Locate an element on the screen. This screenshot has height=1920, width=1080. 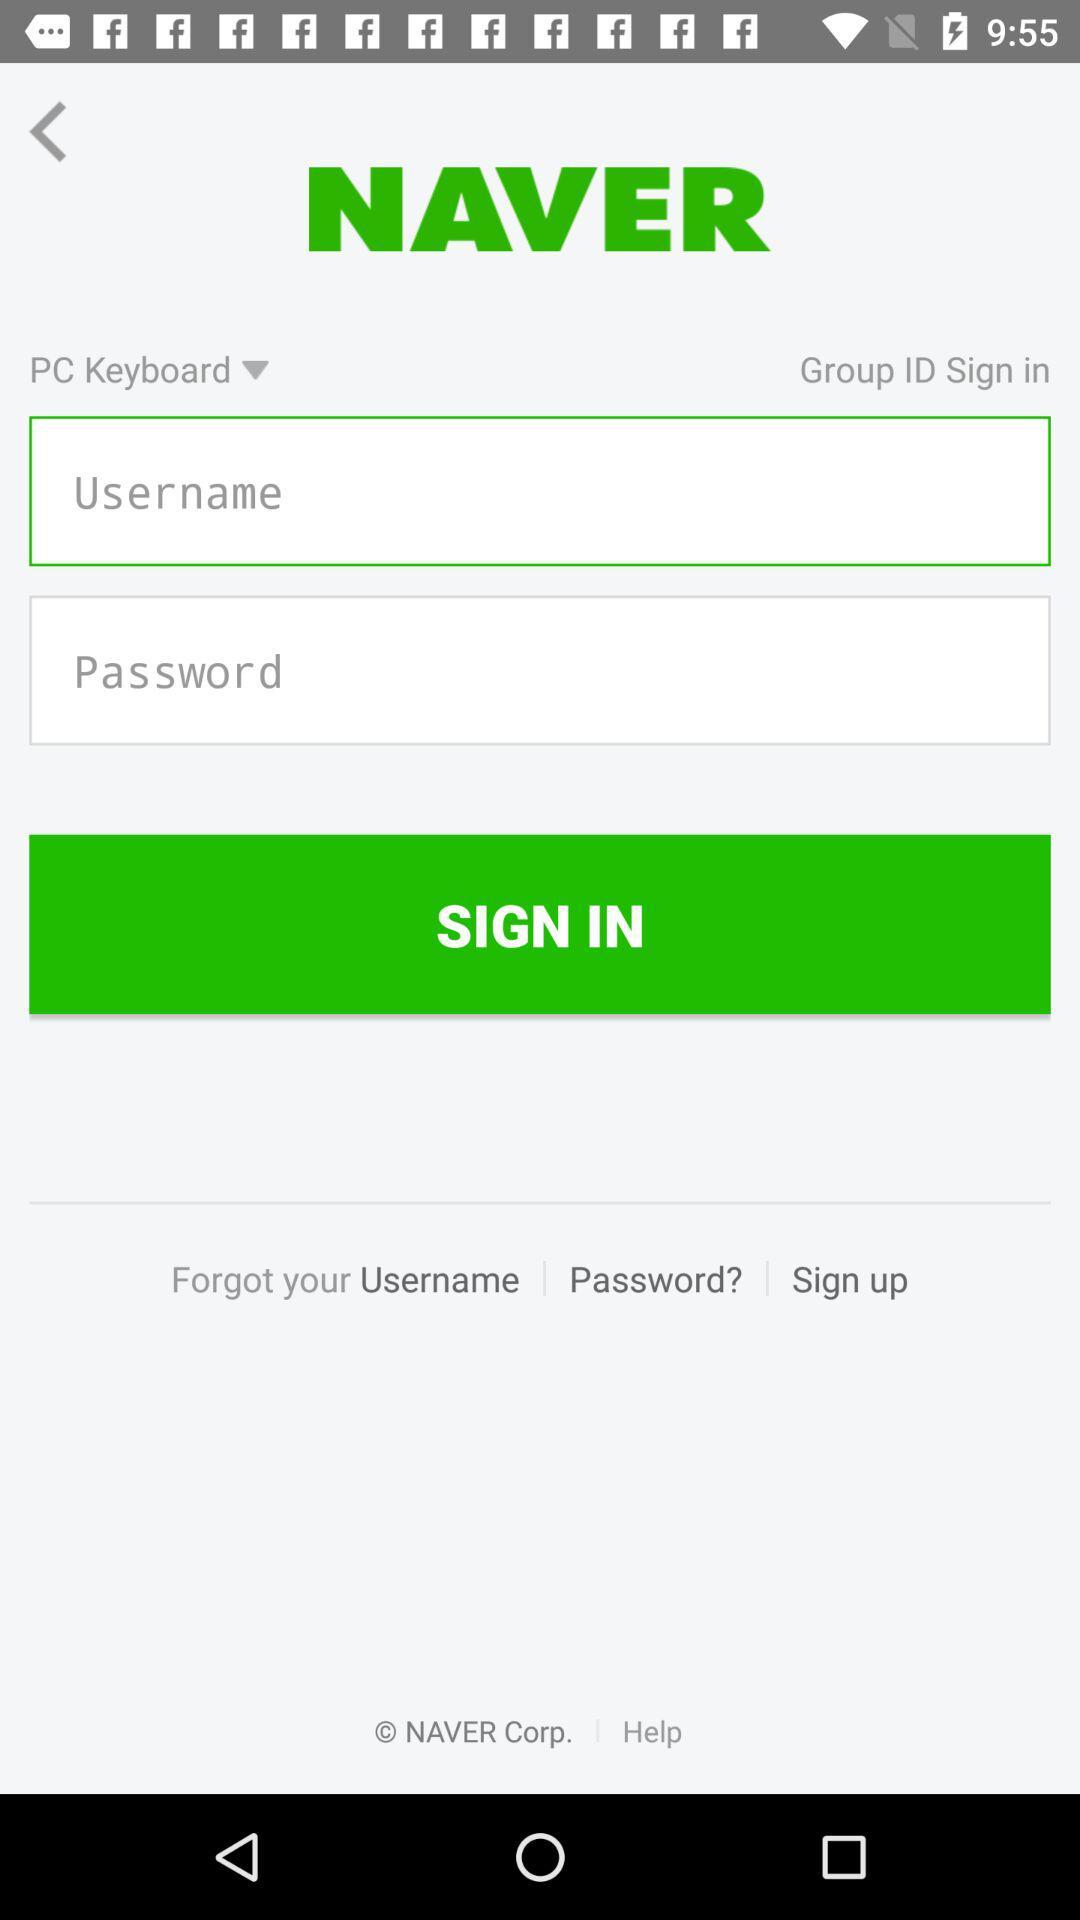
sign up is located at coordinates (838, 1300).